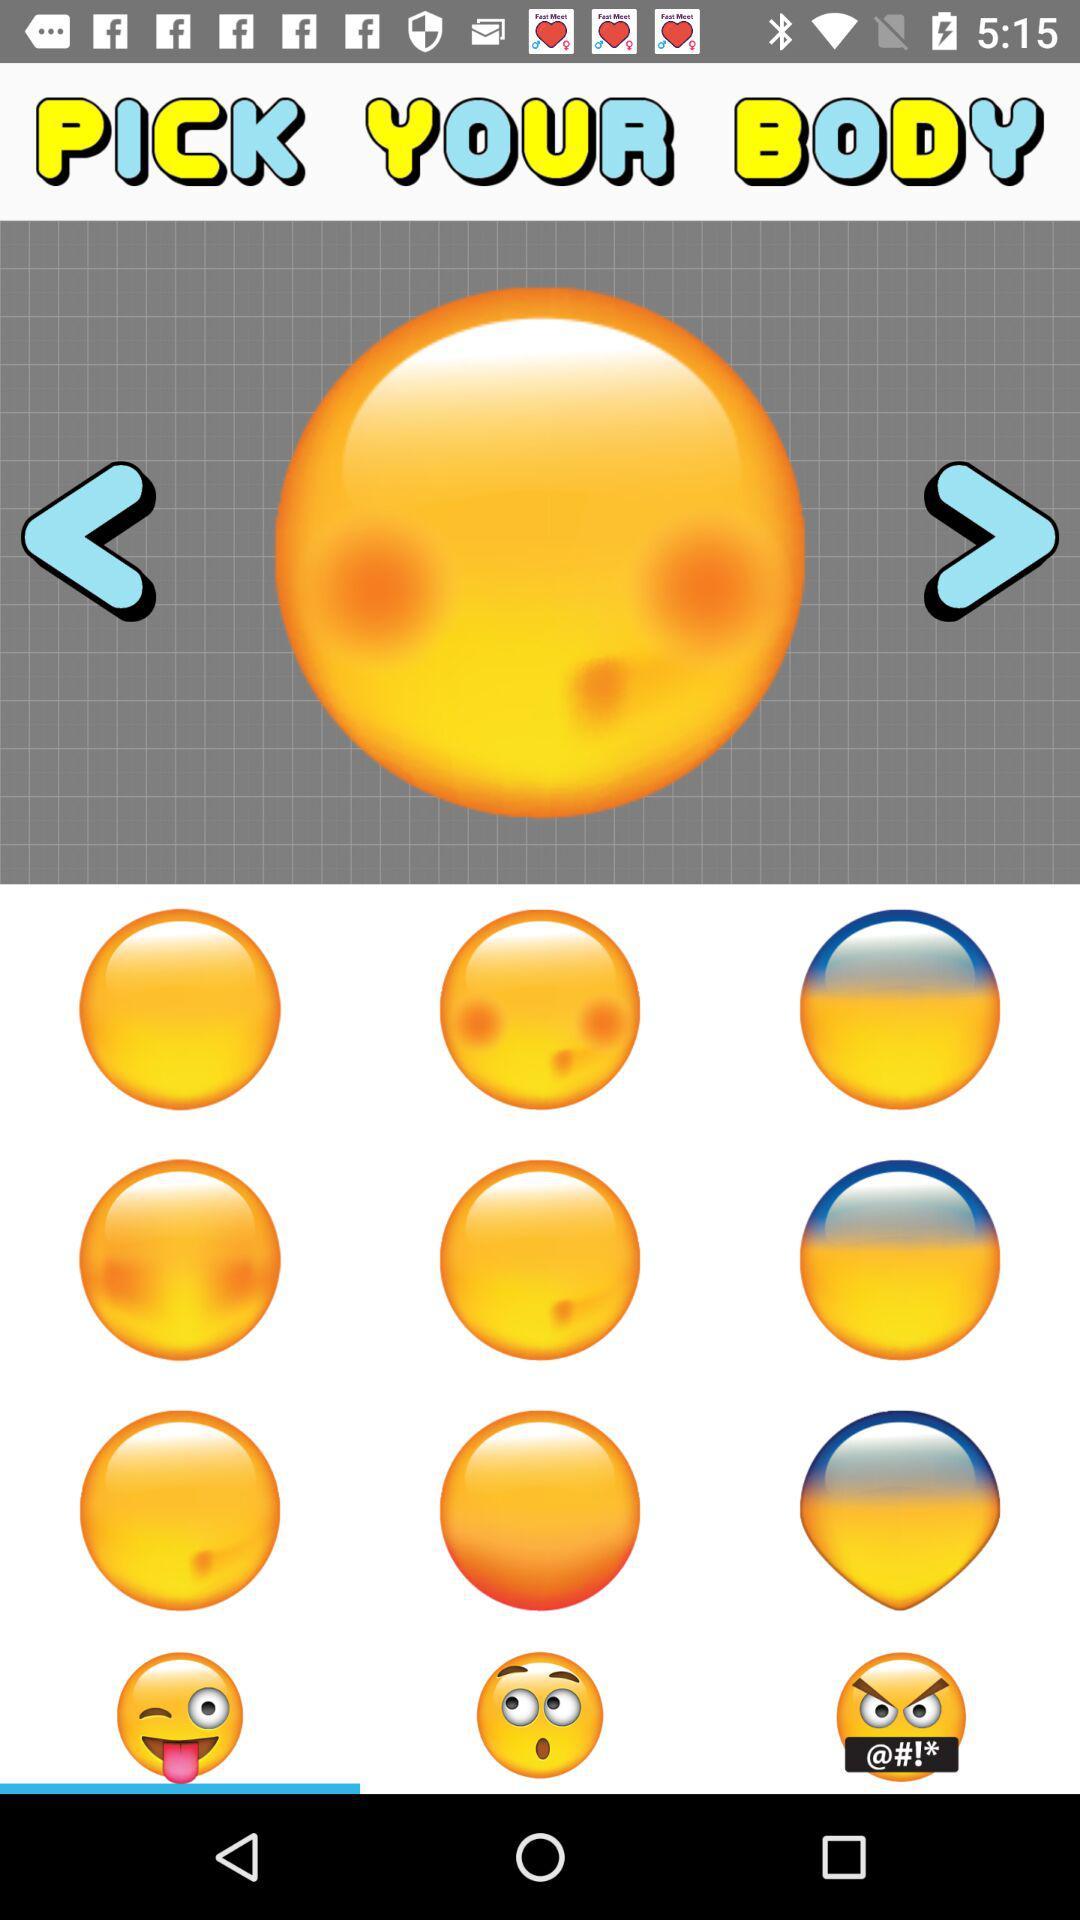  Describe the element at coordinates (106, 552) in the screenshot. I see `the arrow_backward icon` at that location.